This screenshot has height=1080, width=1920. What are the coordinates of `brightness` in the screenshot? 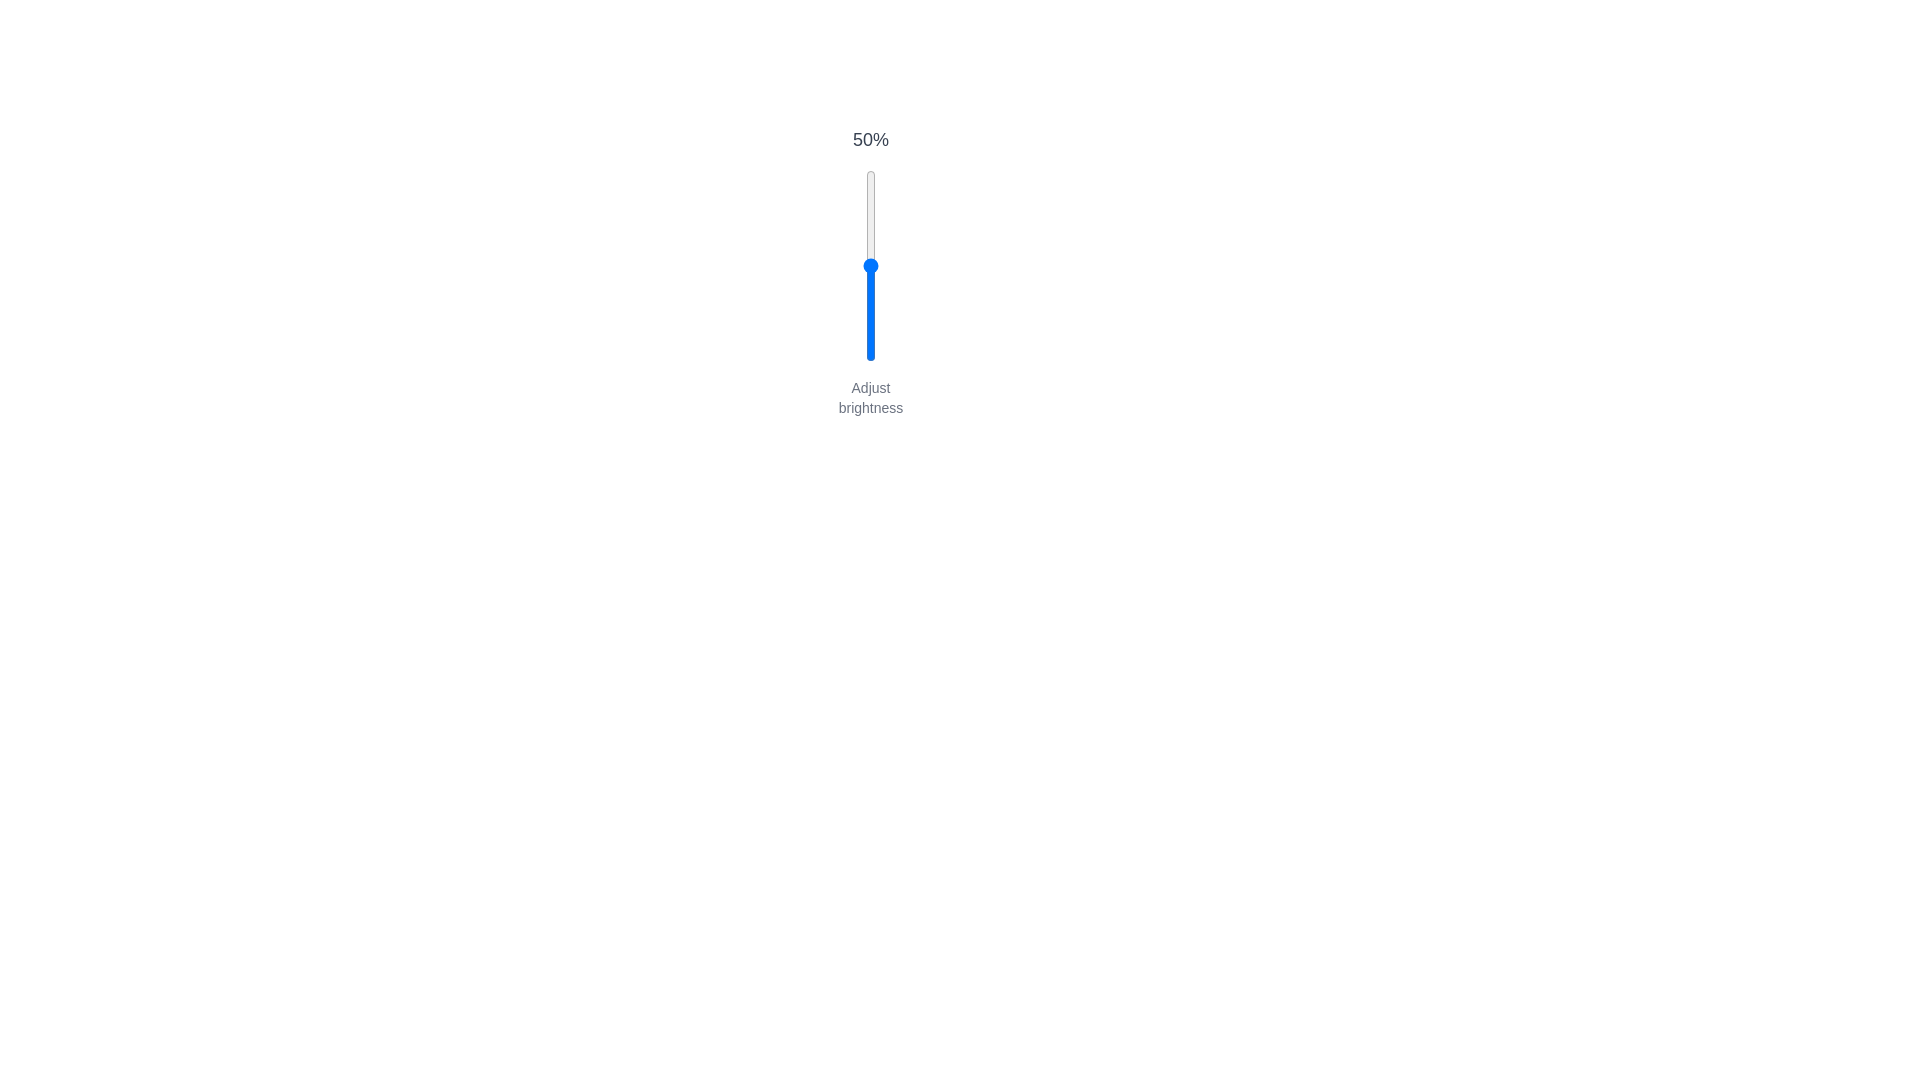 It's located at (870, 341).